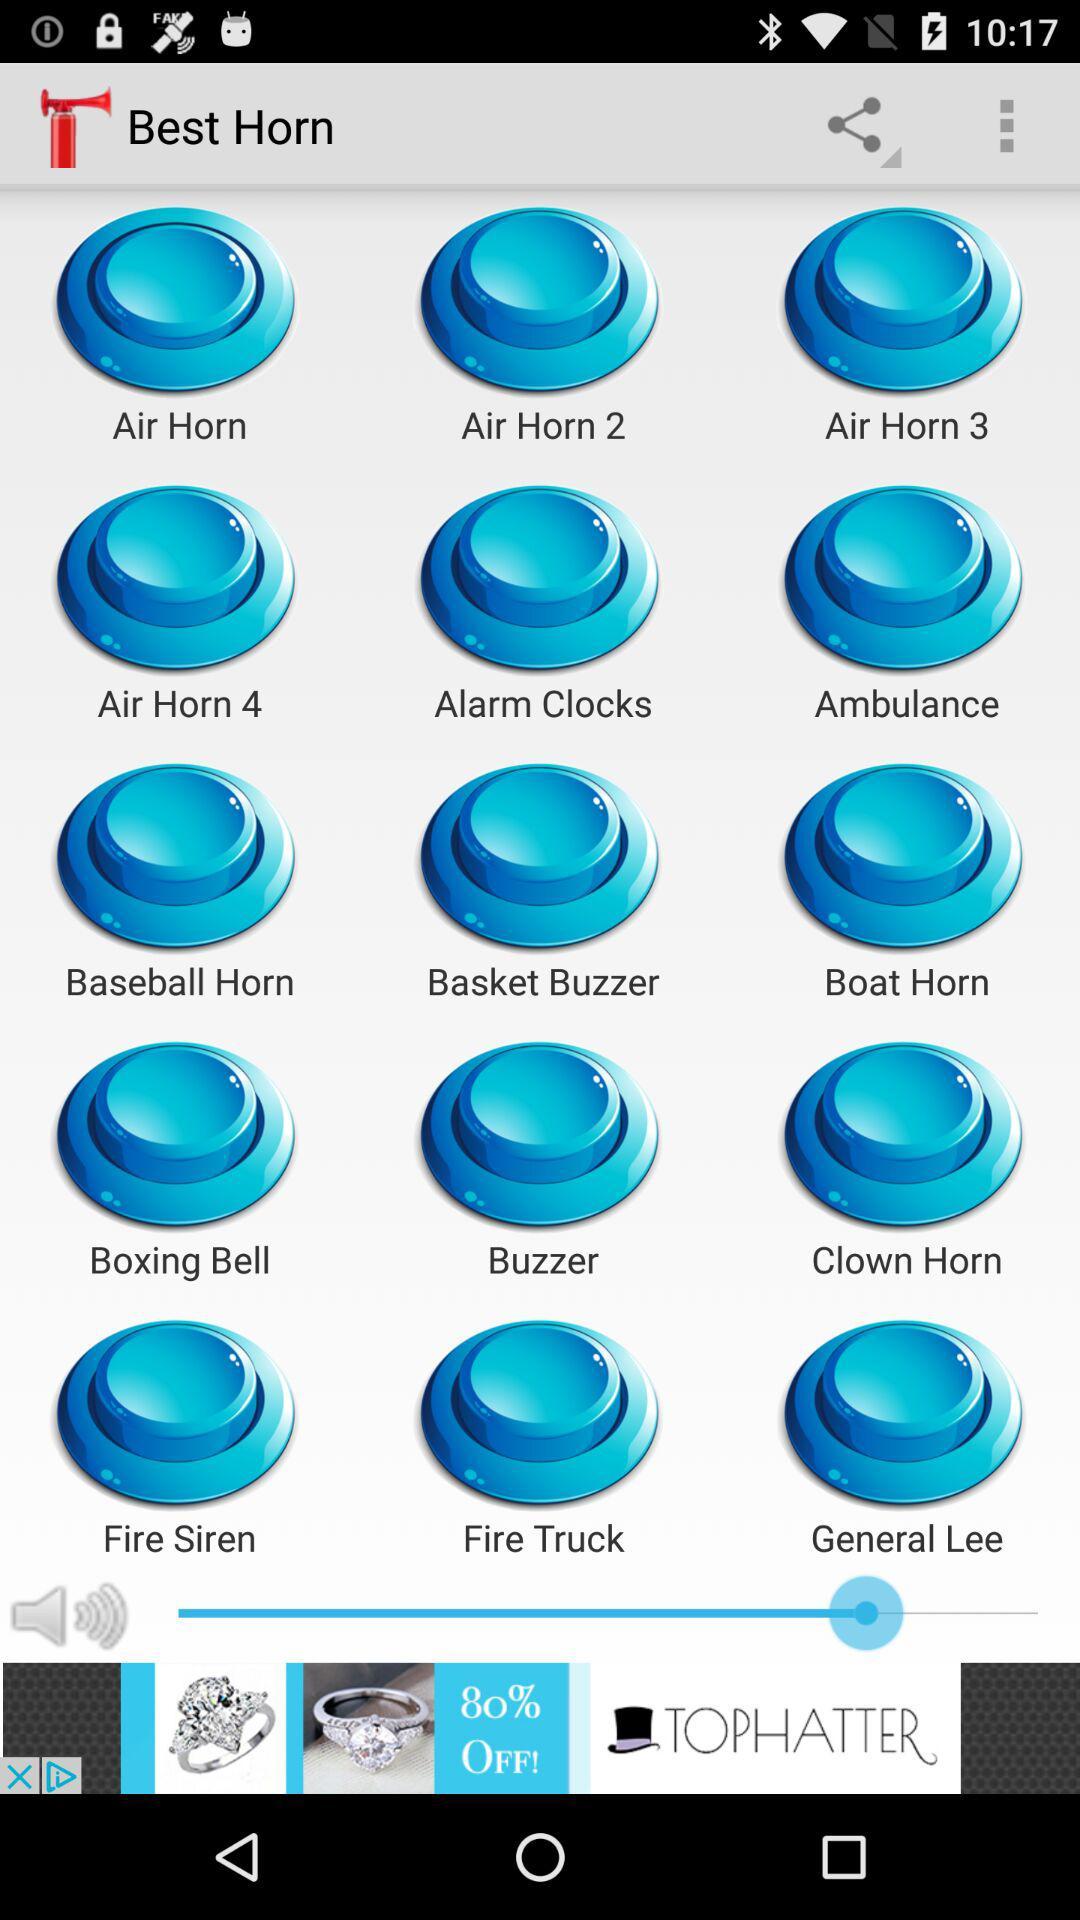  What do you see at coordinates (67, 1722) in the screenshot?
I see `the volume icon` at bounding box center [67, 1722].